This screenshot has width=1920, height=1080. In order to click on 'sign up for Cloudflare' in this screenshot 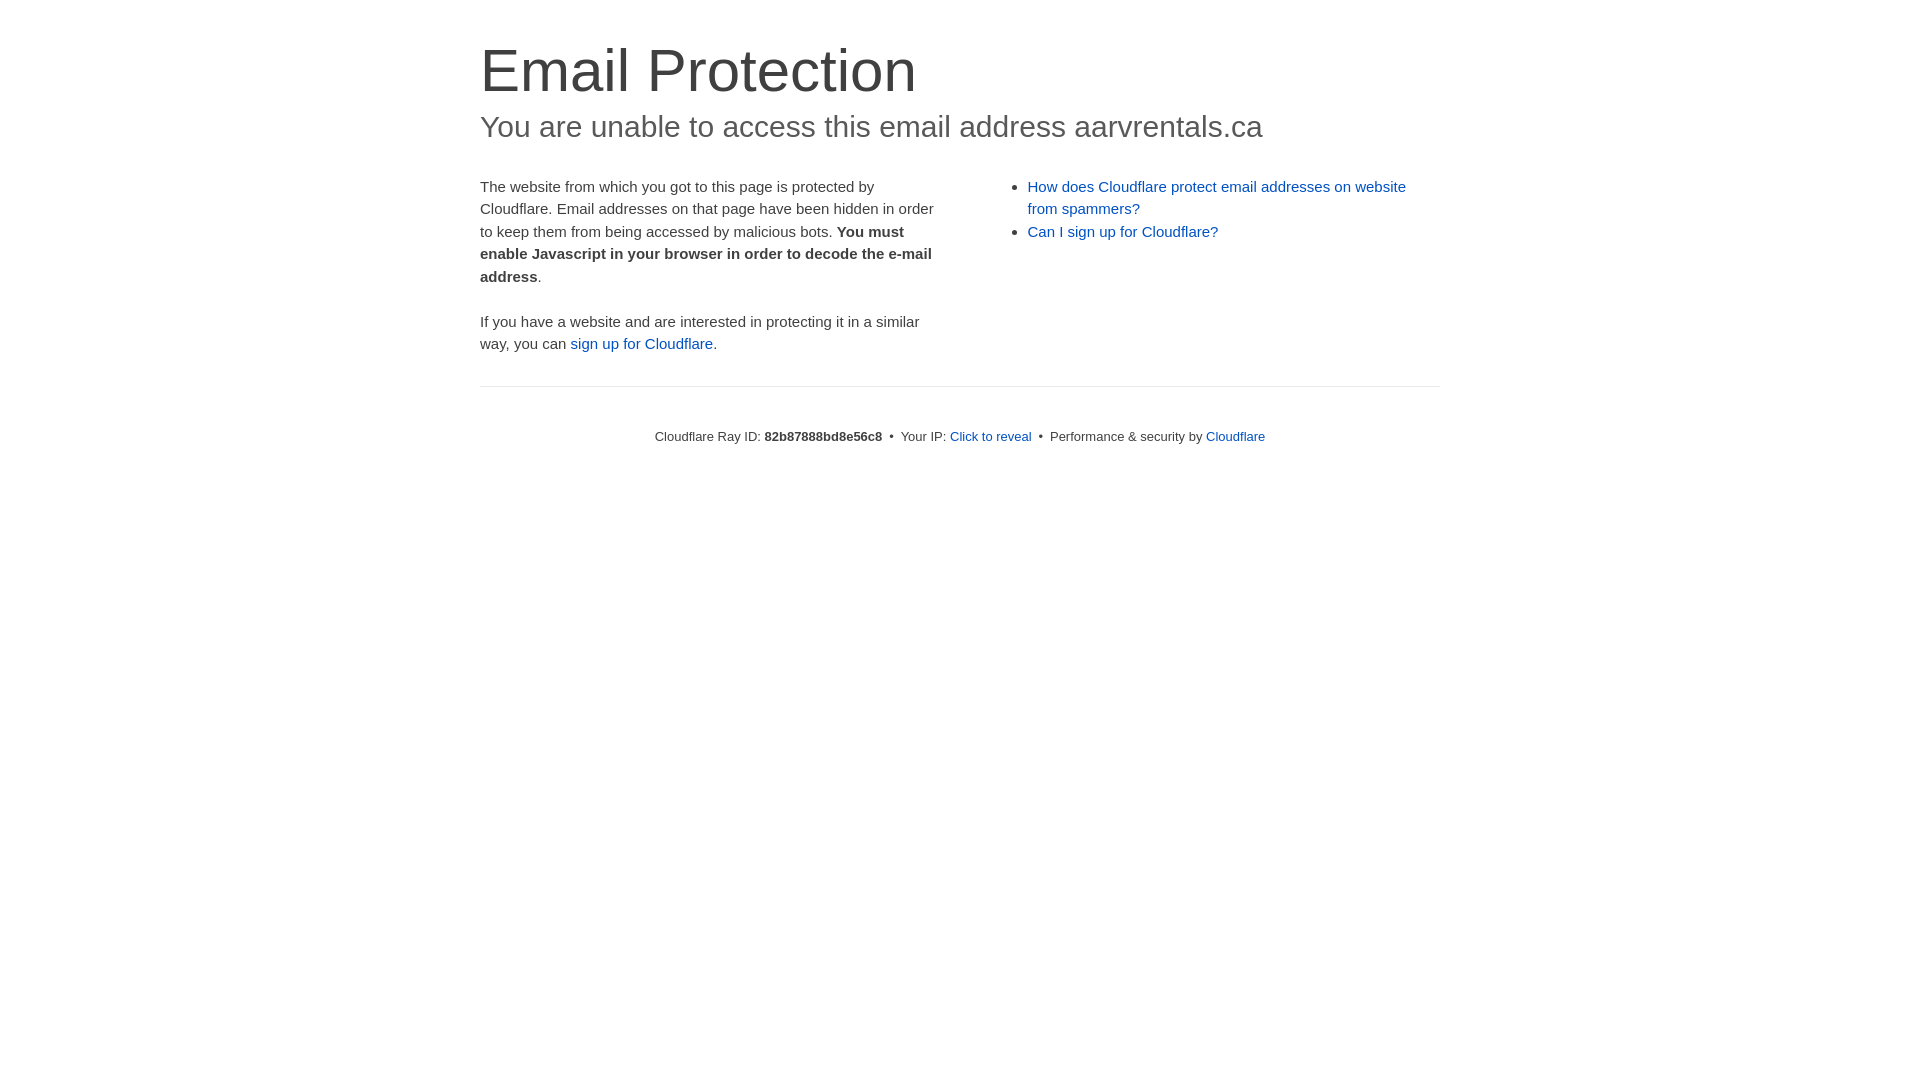, I will do `click(642, 342)`.